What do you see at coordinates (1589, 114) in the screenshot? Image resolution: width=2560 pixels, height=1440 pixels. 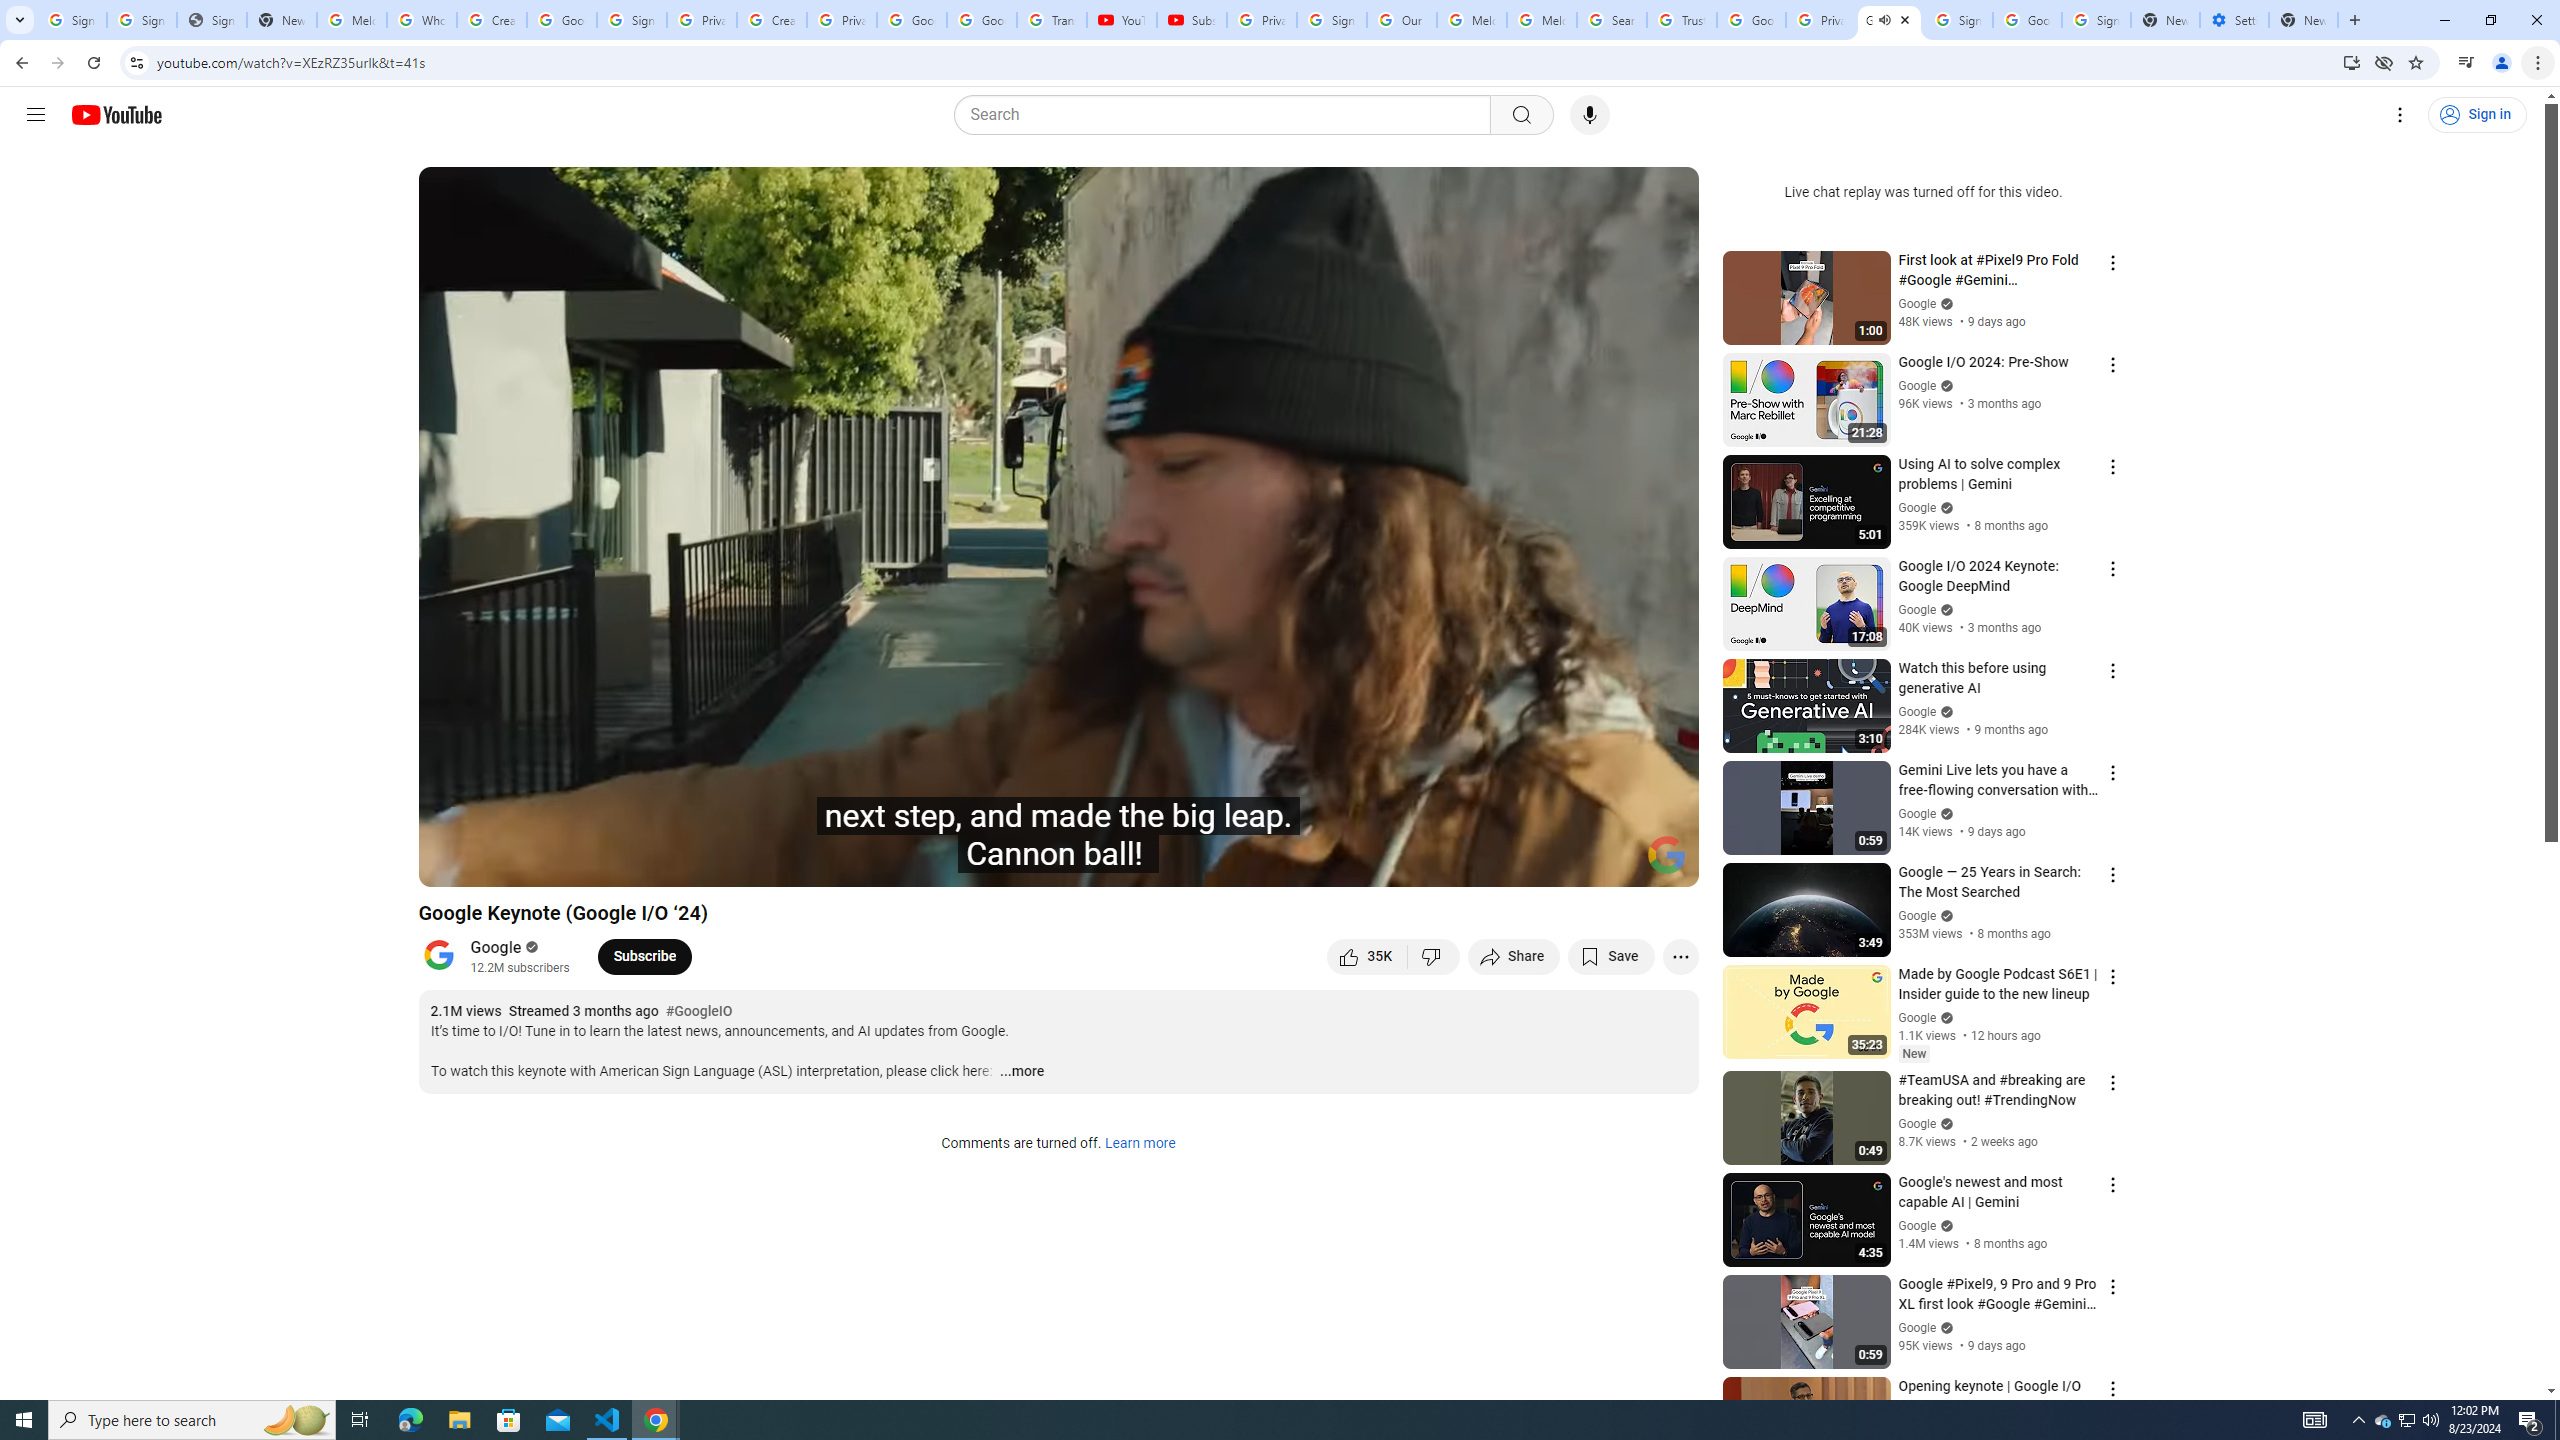 I see `'Search with your voice'` at bounding box center [1589, 114].